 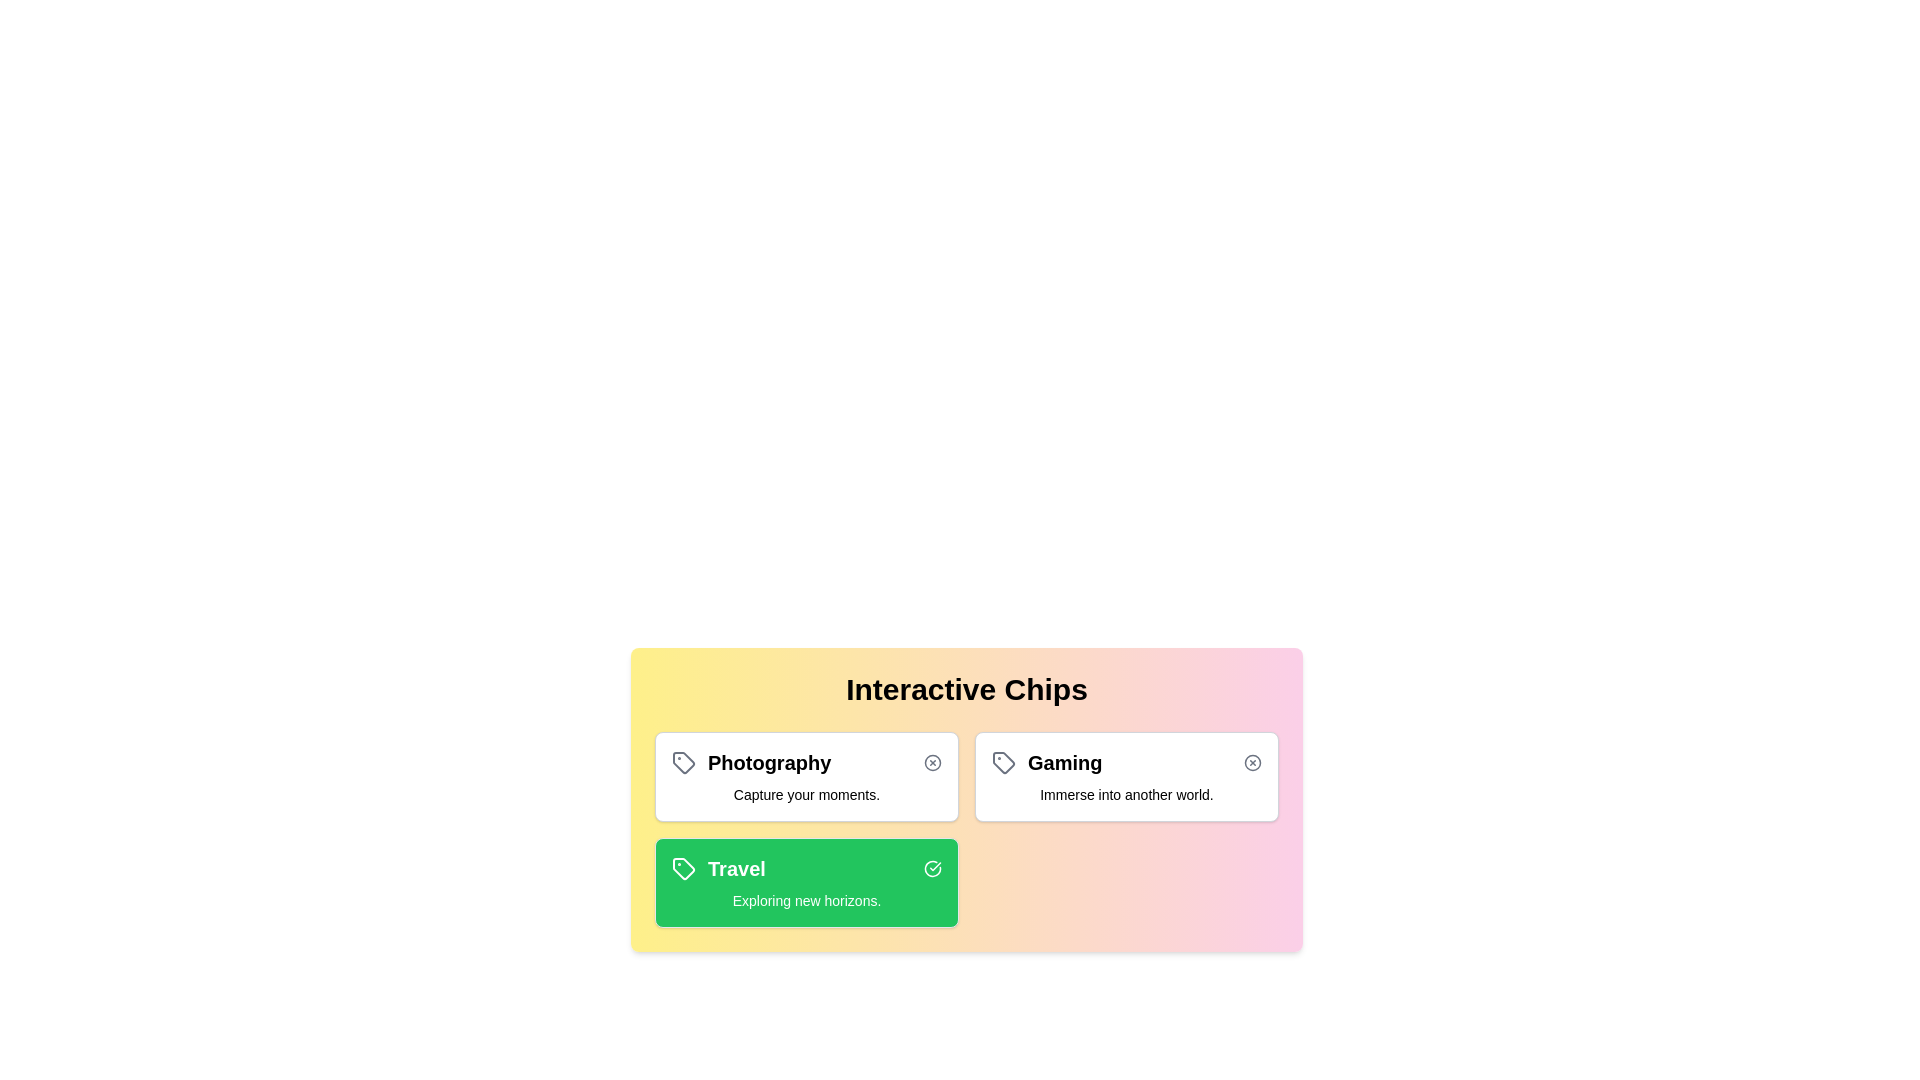 What do you see at coordinates (1127, 775) in the screenshot?
I see `the chip labeled 'Gaming' to toggle its selection state` at bounding box center [1127, 775].